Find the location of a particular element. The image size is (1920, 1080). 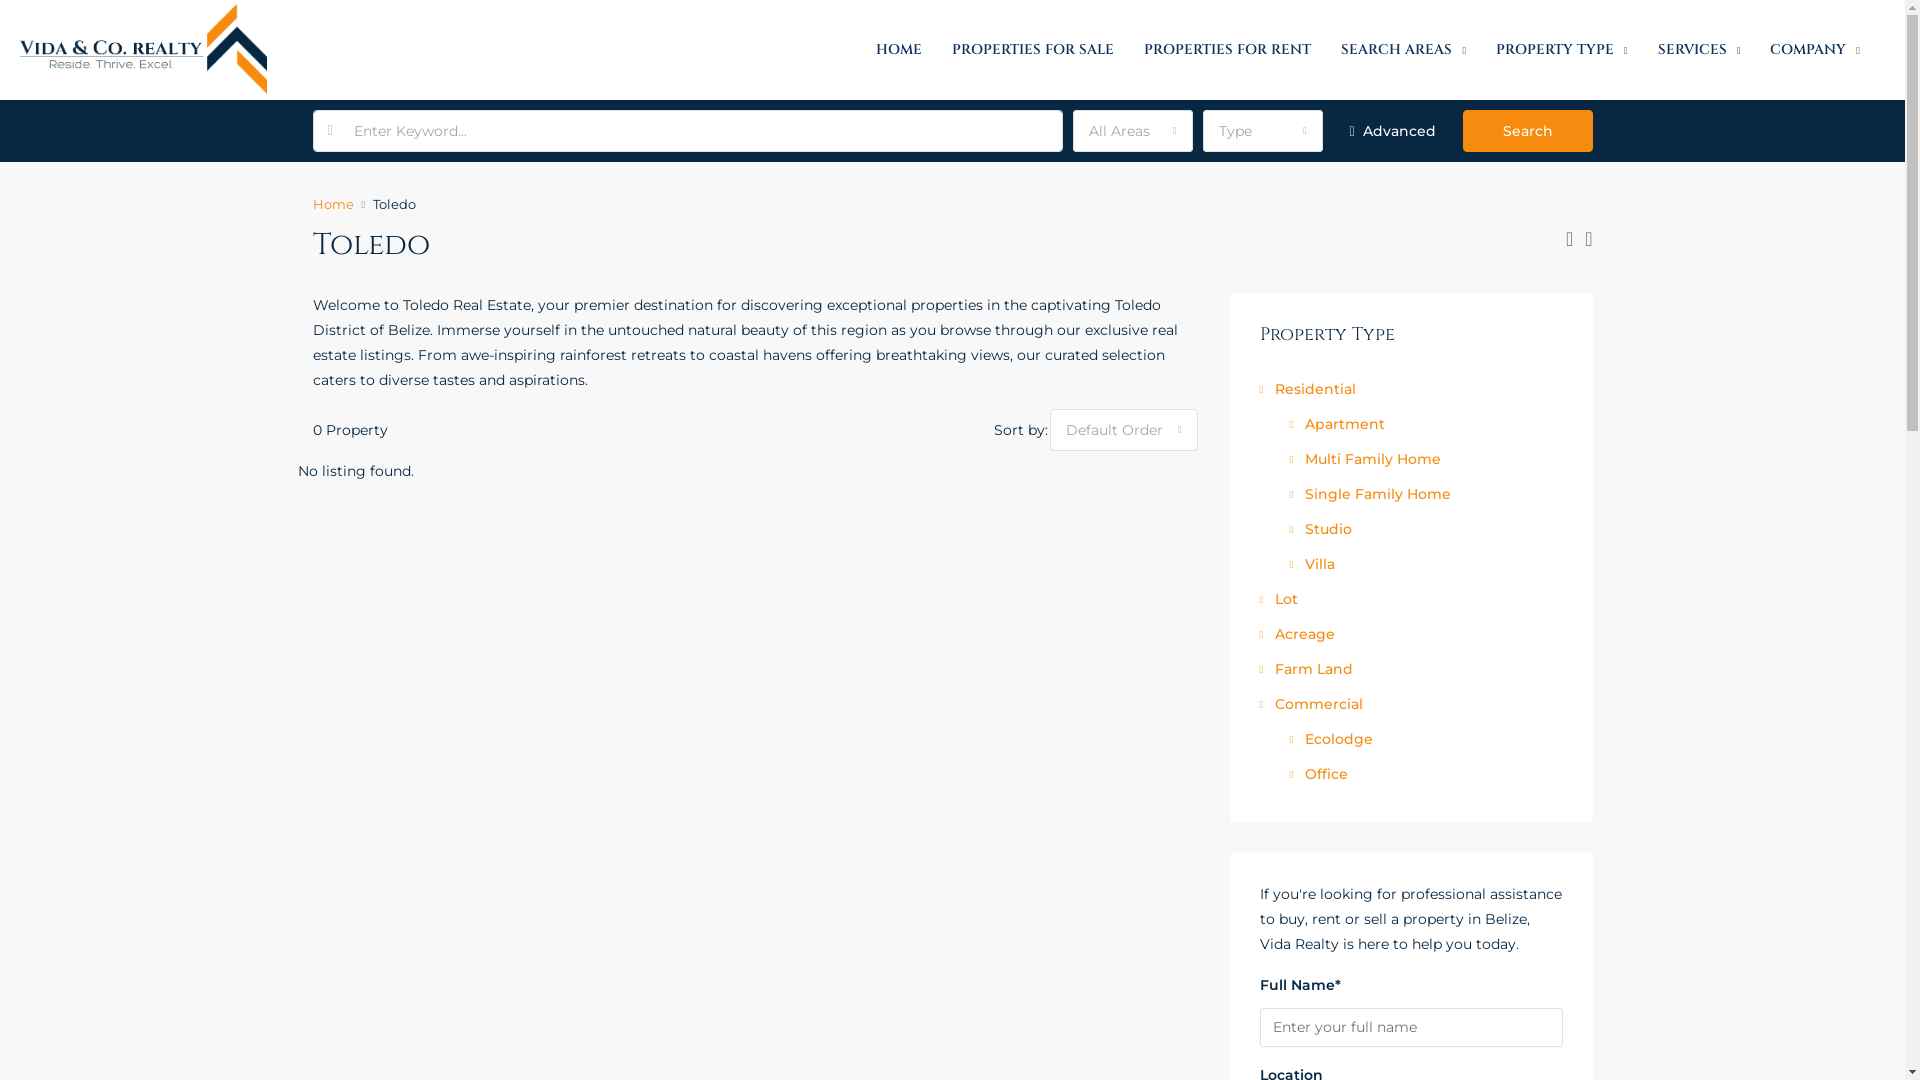

'HOME' is located at coordinates (897, 49).